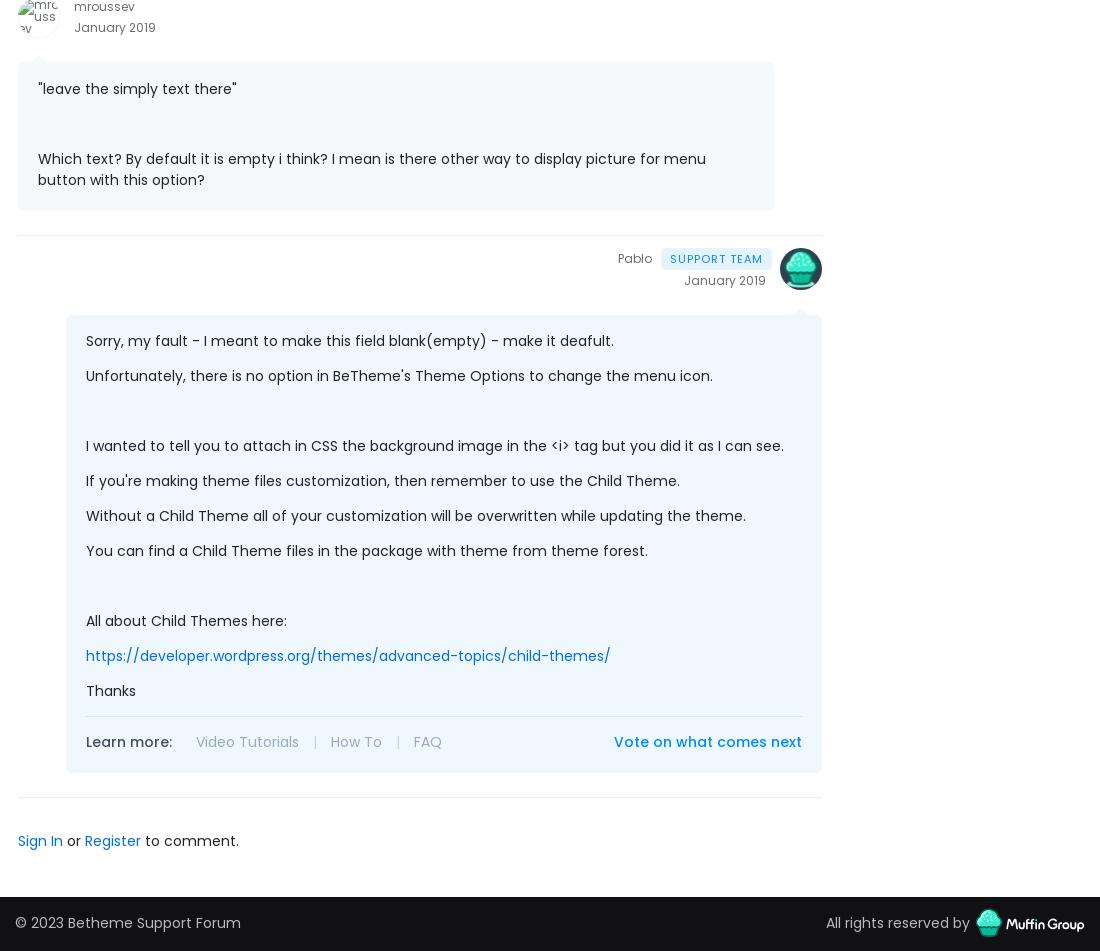  Describe the element at coordinates (86, 689) in the screenshot. I see `'Thanks'` at that location.